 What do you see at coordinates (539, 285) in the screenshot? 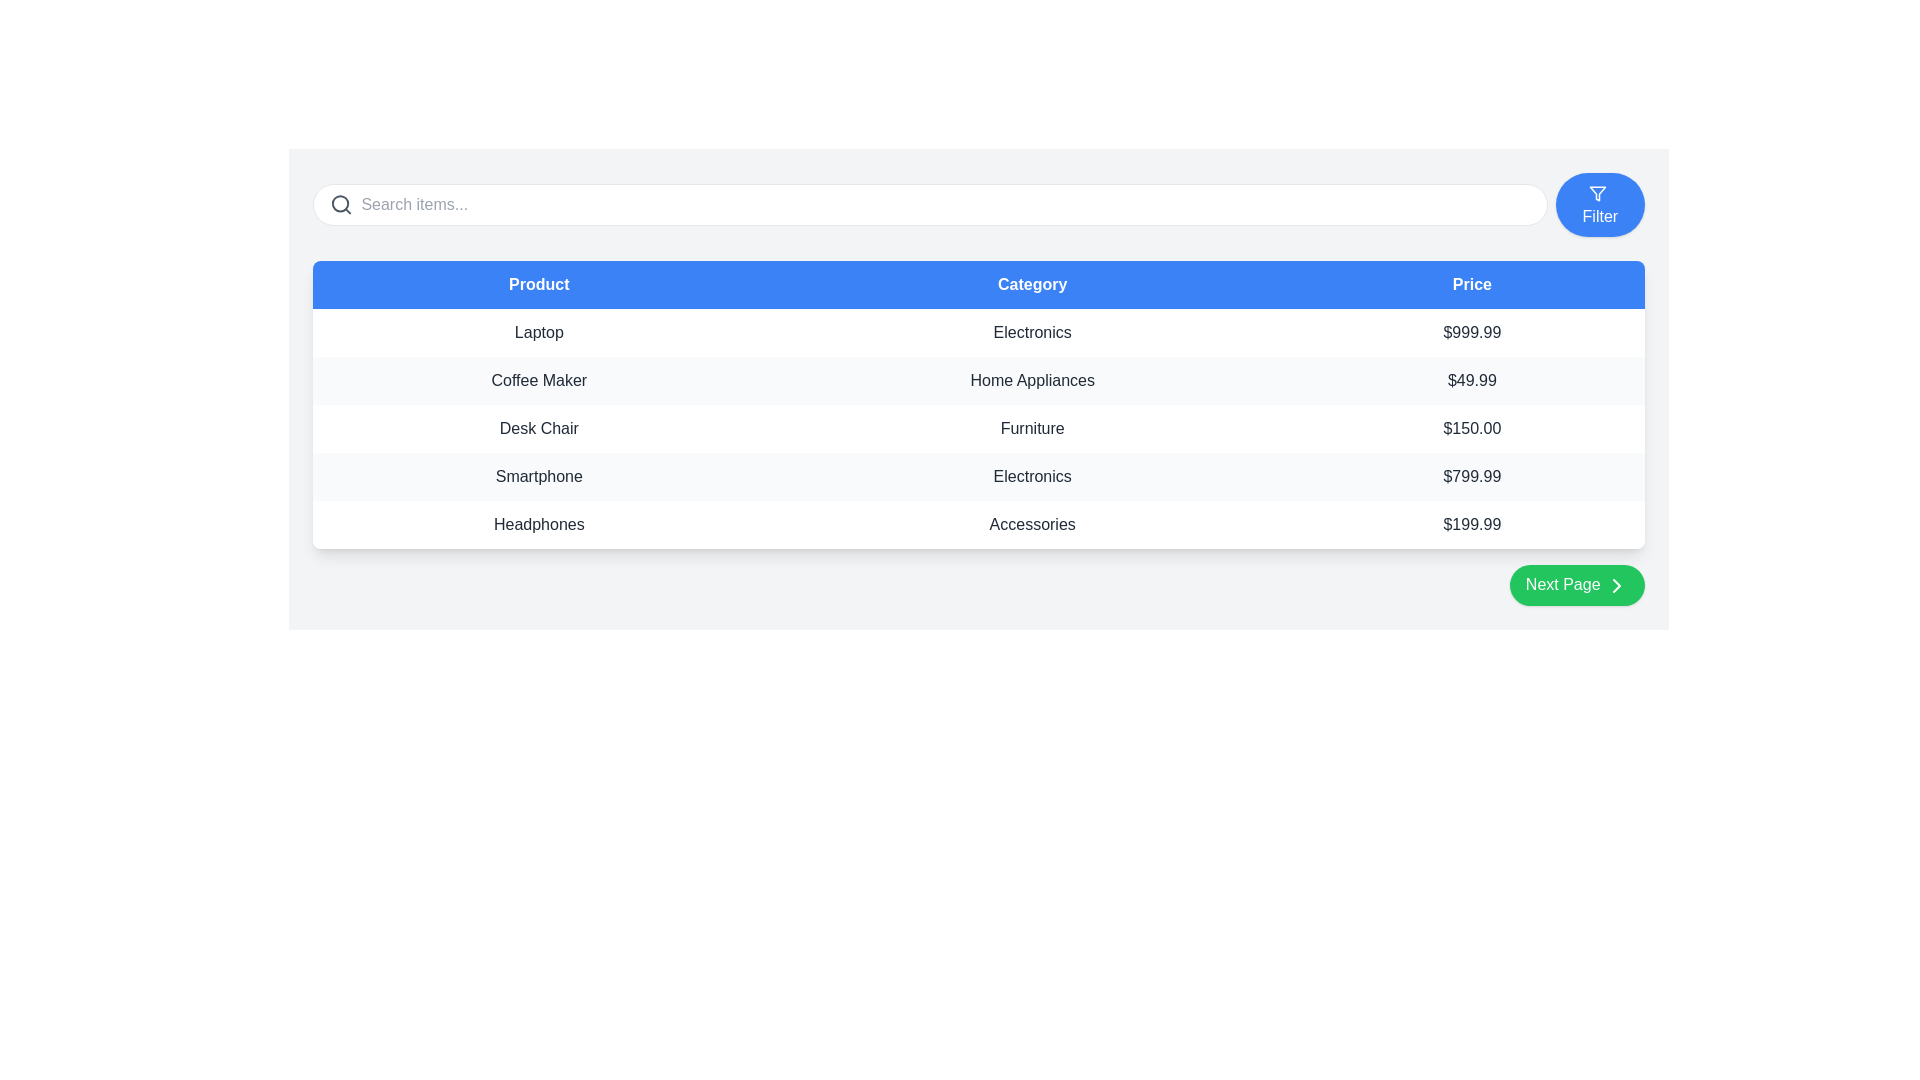
I see `the 'Product' header cell in the table` at bounding box center [539, 285].